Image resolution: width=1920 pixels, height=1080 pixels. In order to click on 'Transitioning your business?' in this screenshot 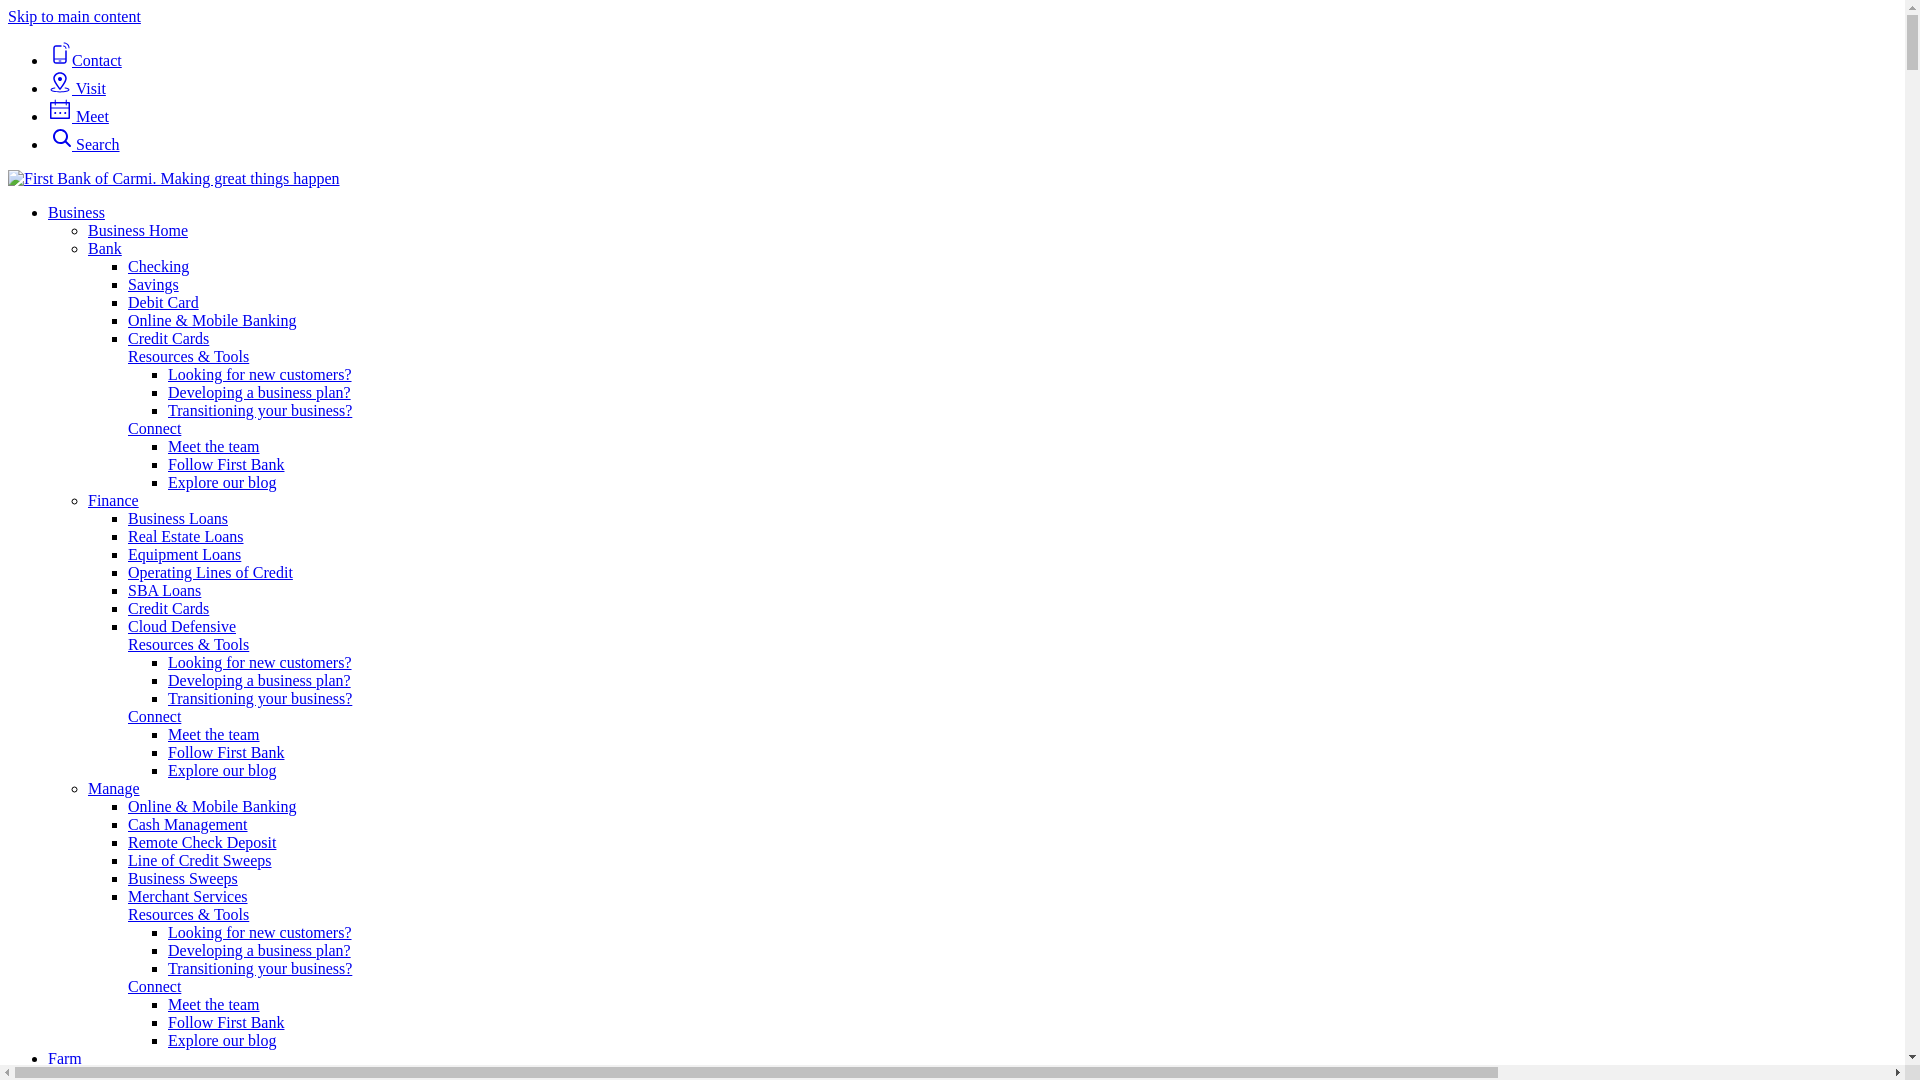, I will do `click(258, 409)`.